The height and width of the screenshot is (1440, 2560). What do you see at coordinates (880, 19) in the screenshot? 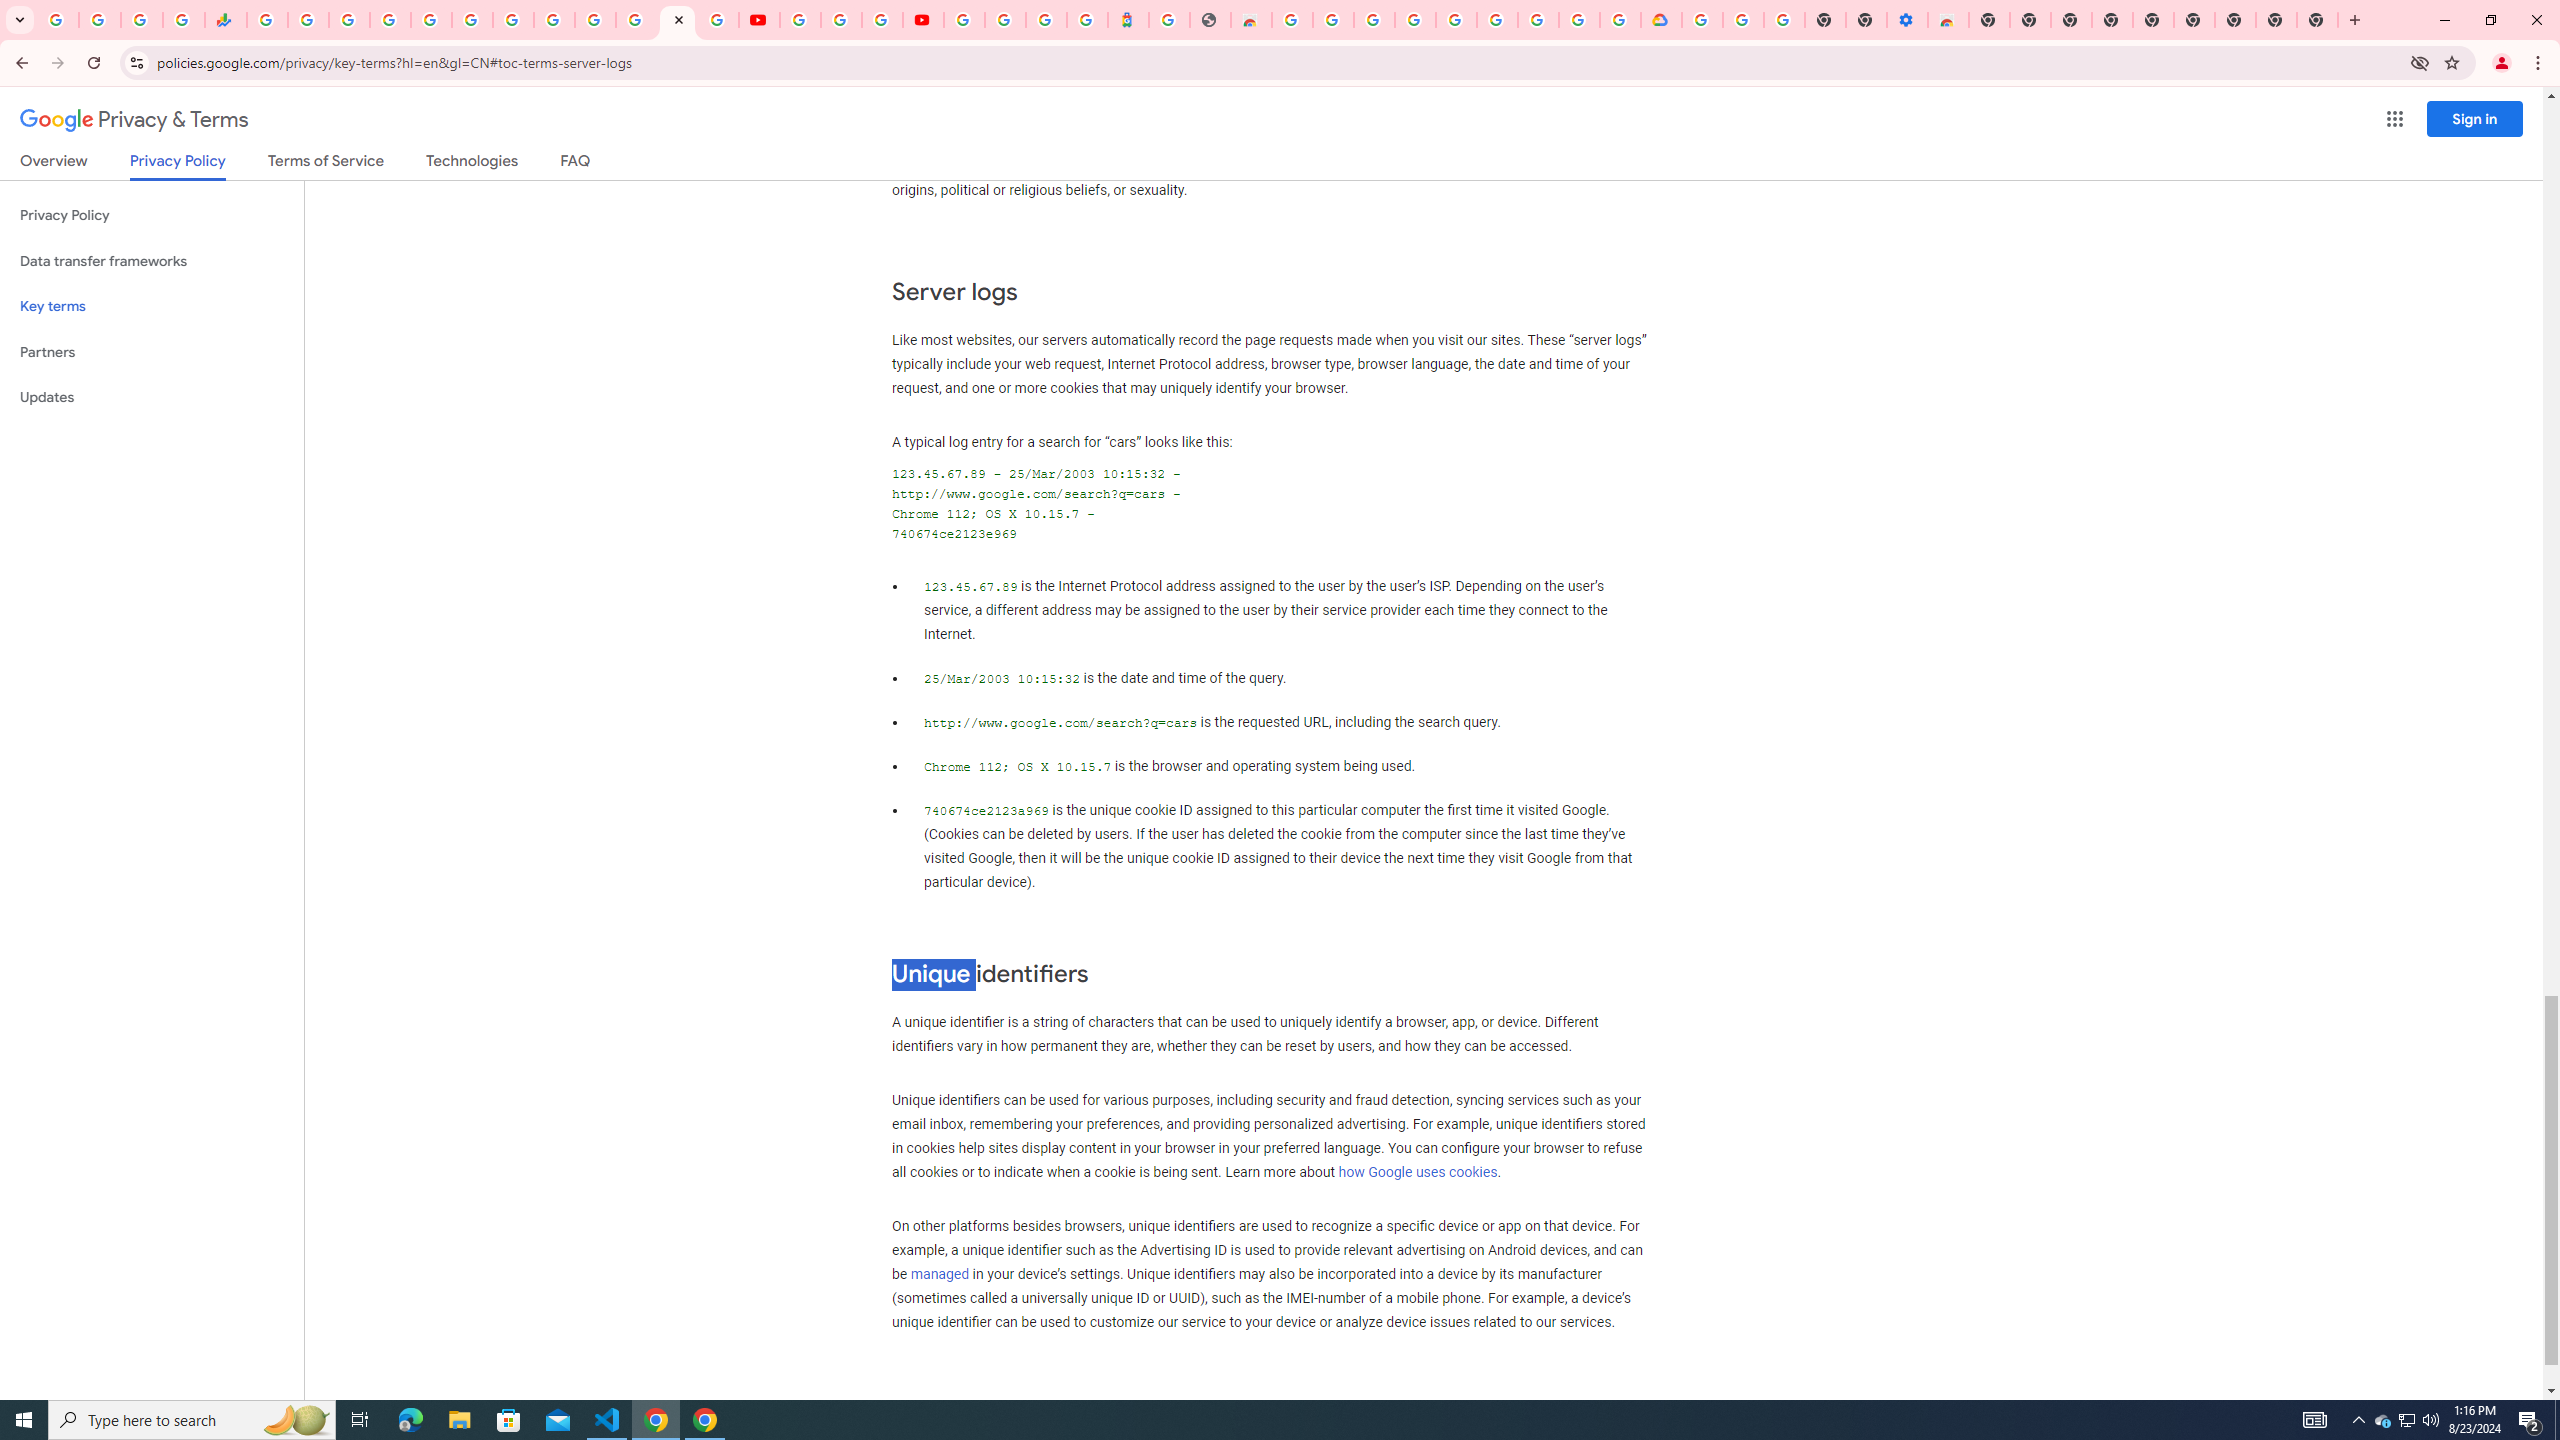
I see `'Create your Google Account'` at bounding box center [880, 19].